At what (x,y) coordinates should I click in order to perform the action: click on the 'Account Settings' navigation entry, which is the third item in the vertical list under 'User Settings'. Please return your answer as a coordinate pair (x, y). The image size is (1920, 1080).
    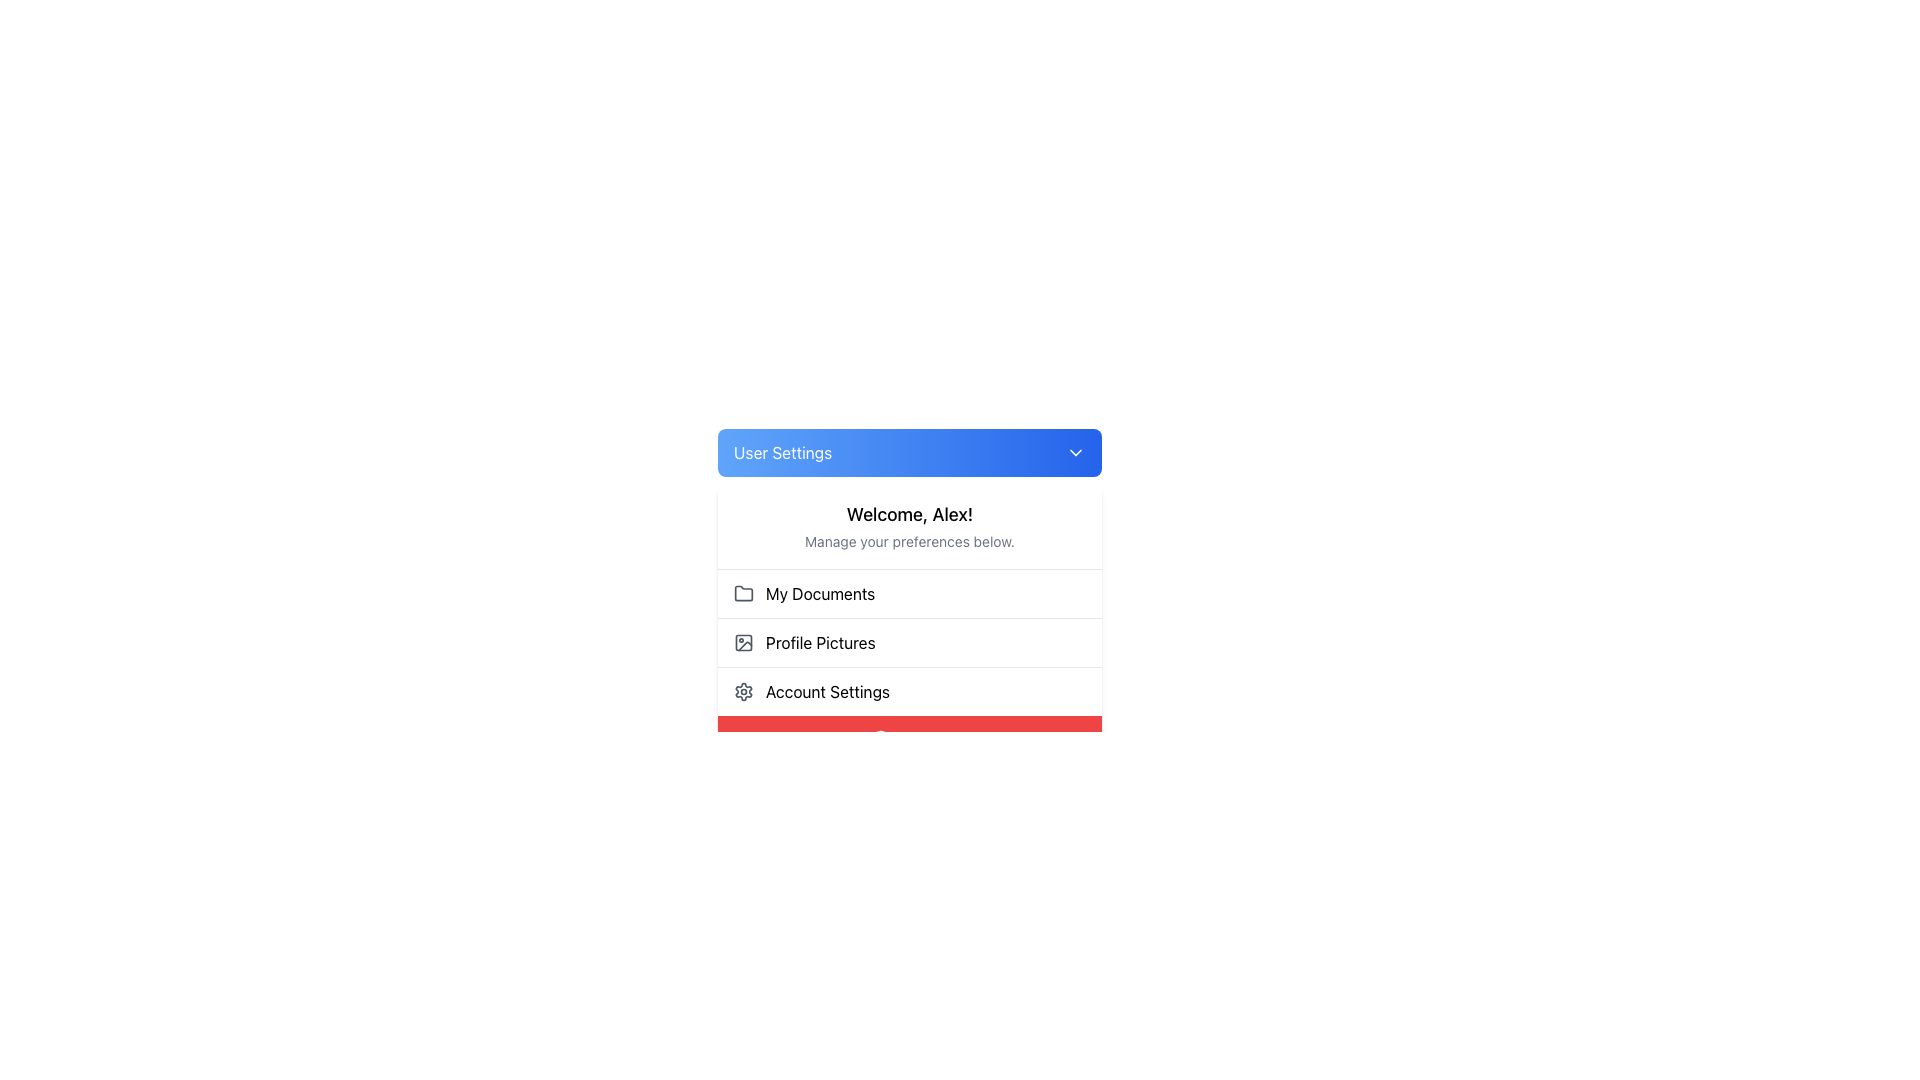
    Looking at the image, I should click on (909, 690).